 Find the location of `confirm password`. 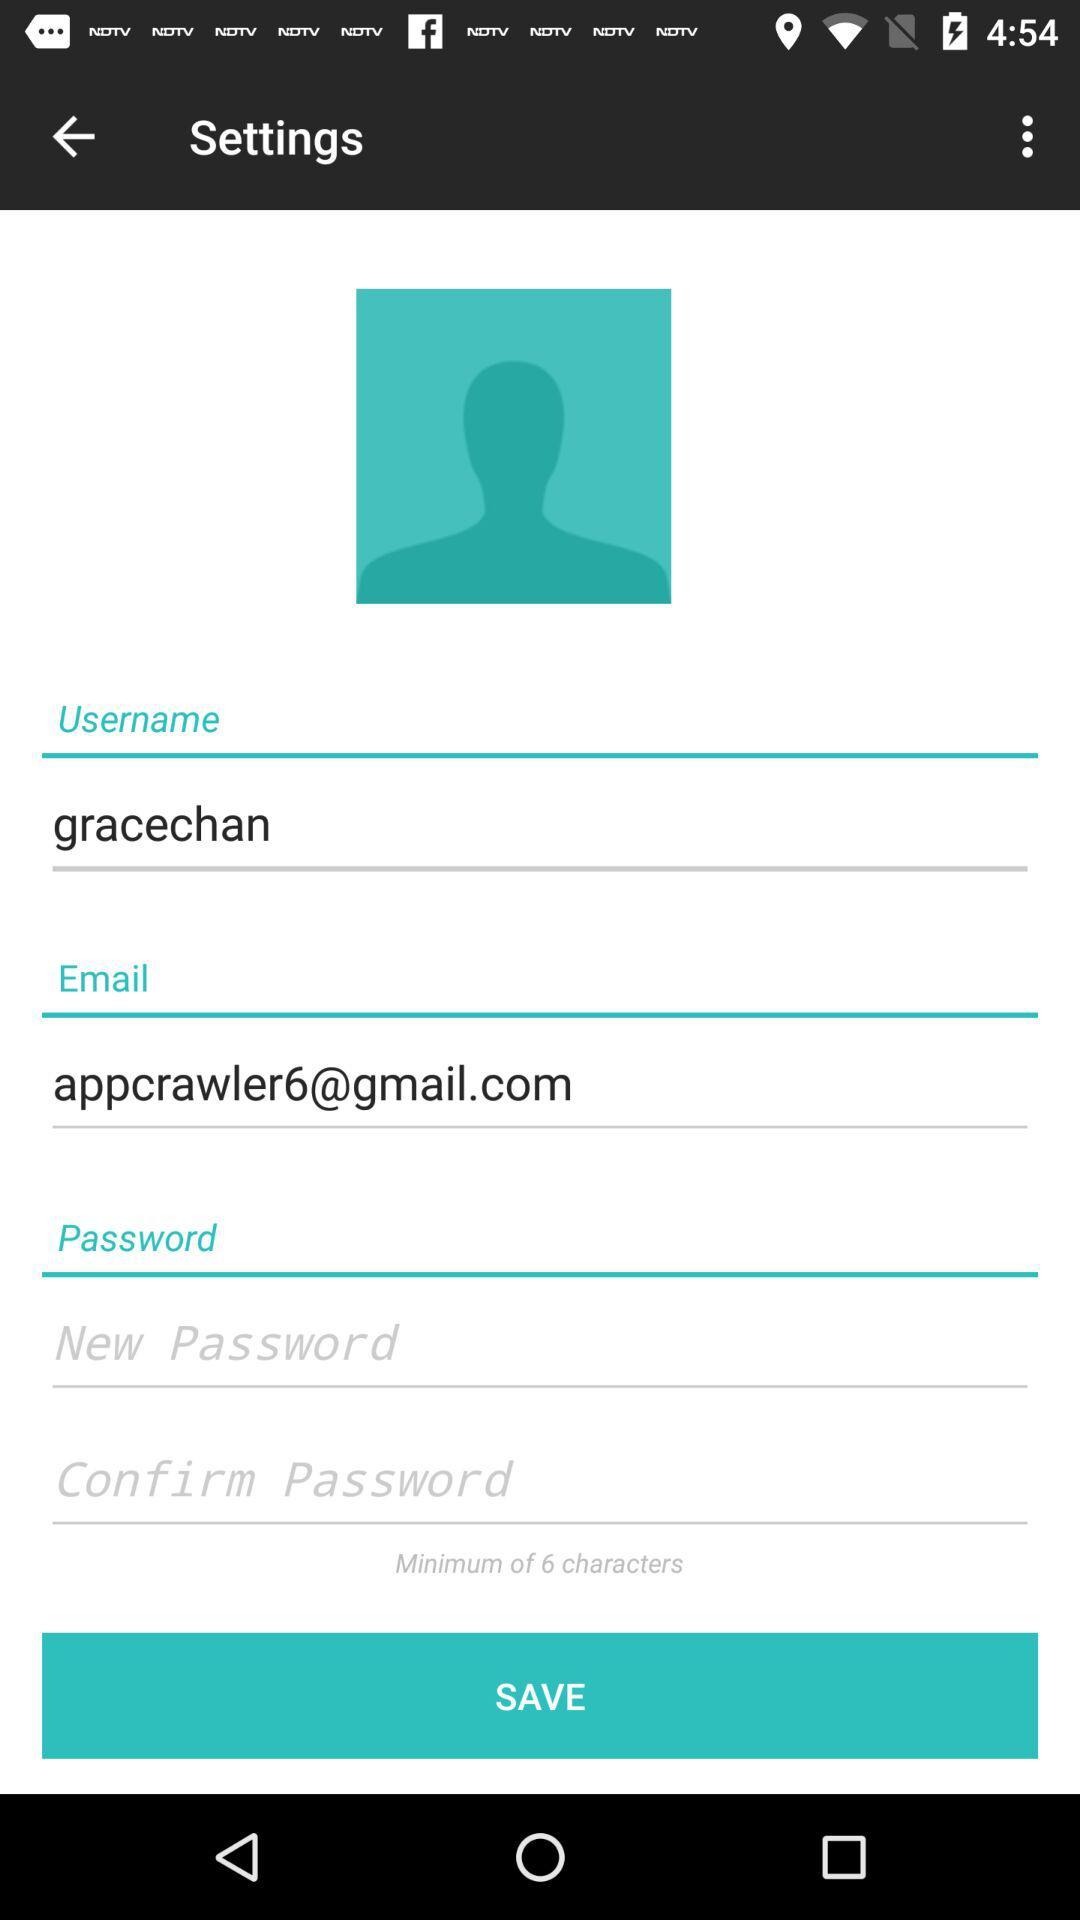

confirm password is located at coordinates (540, 1479).